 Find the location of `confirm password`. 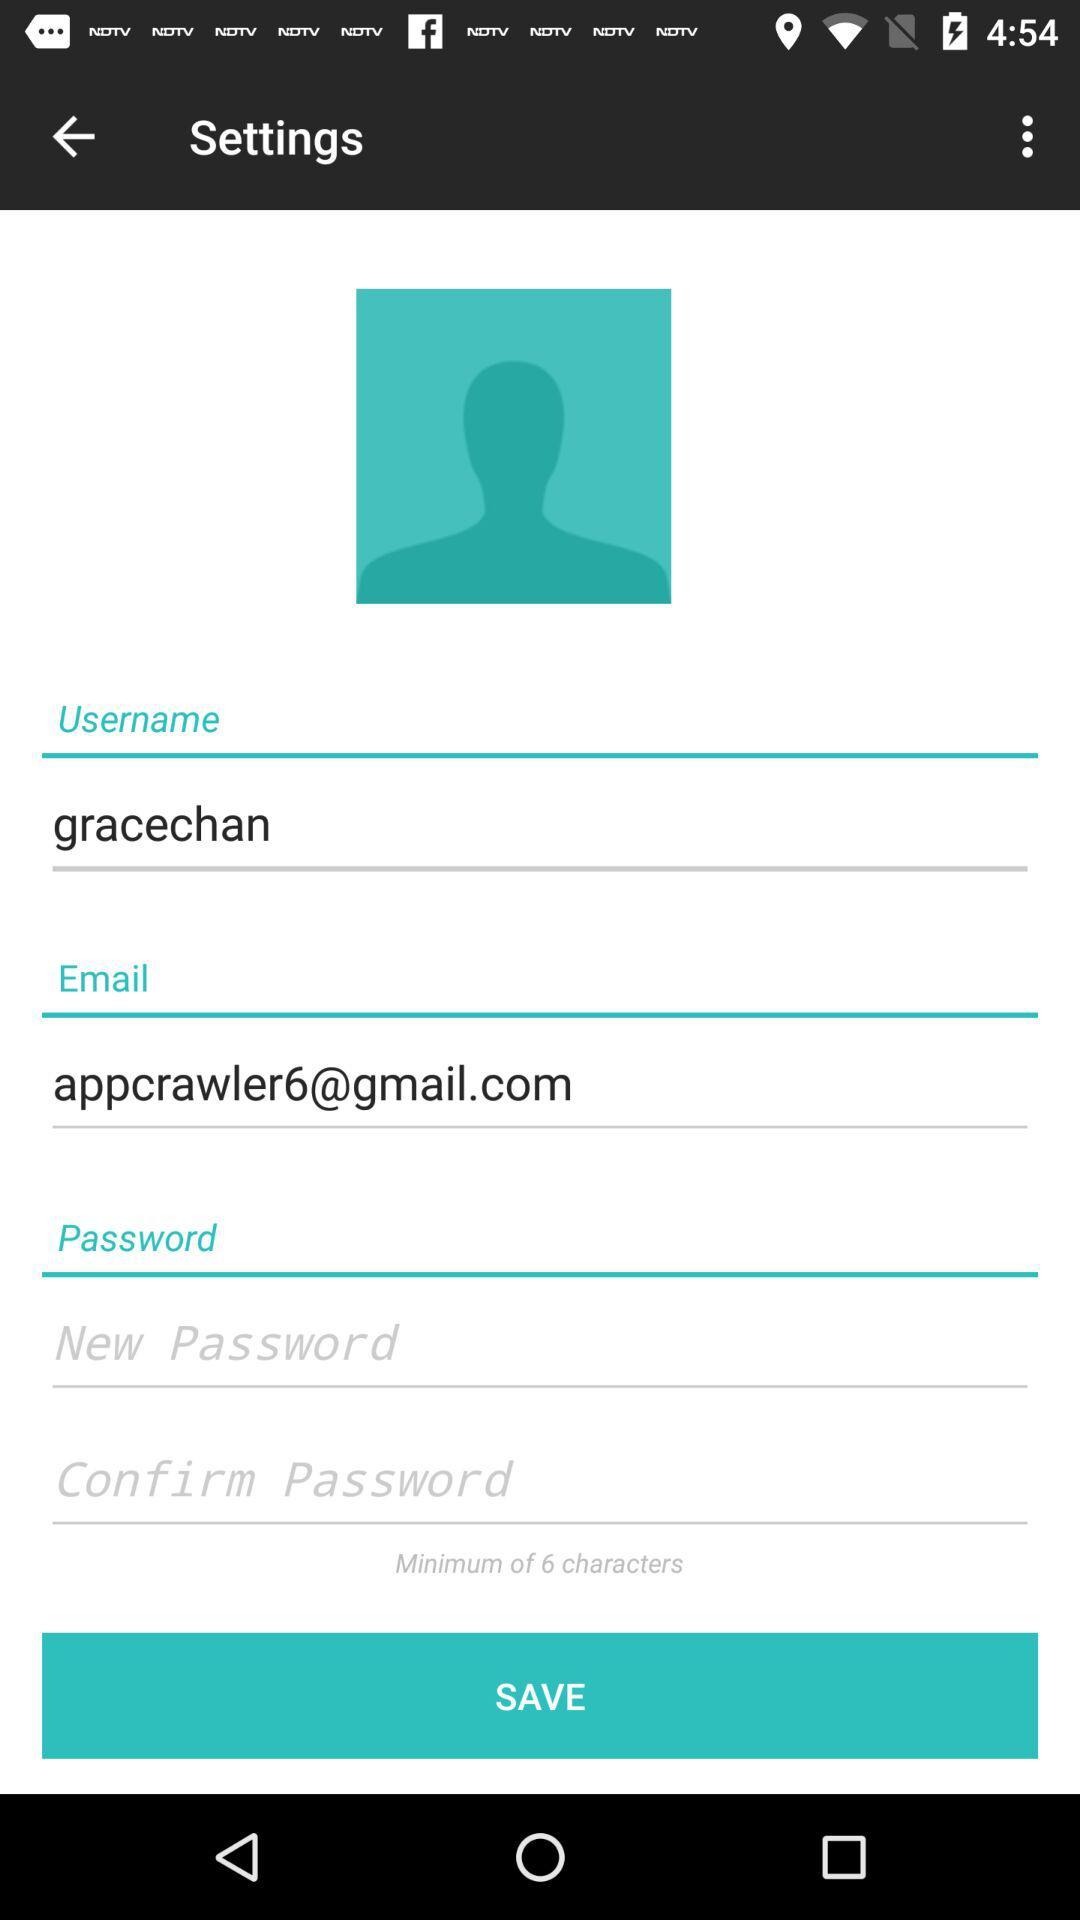

confirm password is located at coordinates (540, 1479).